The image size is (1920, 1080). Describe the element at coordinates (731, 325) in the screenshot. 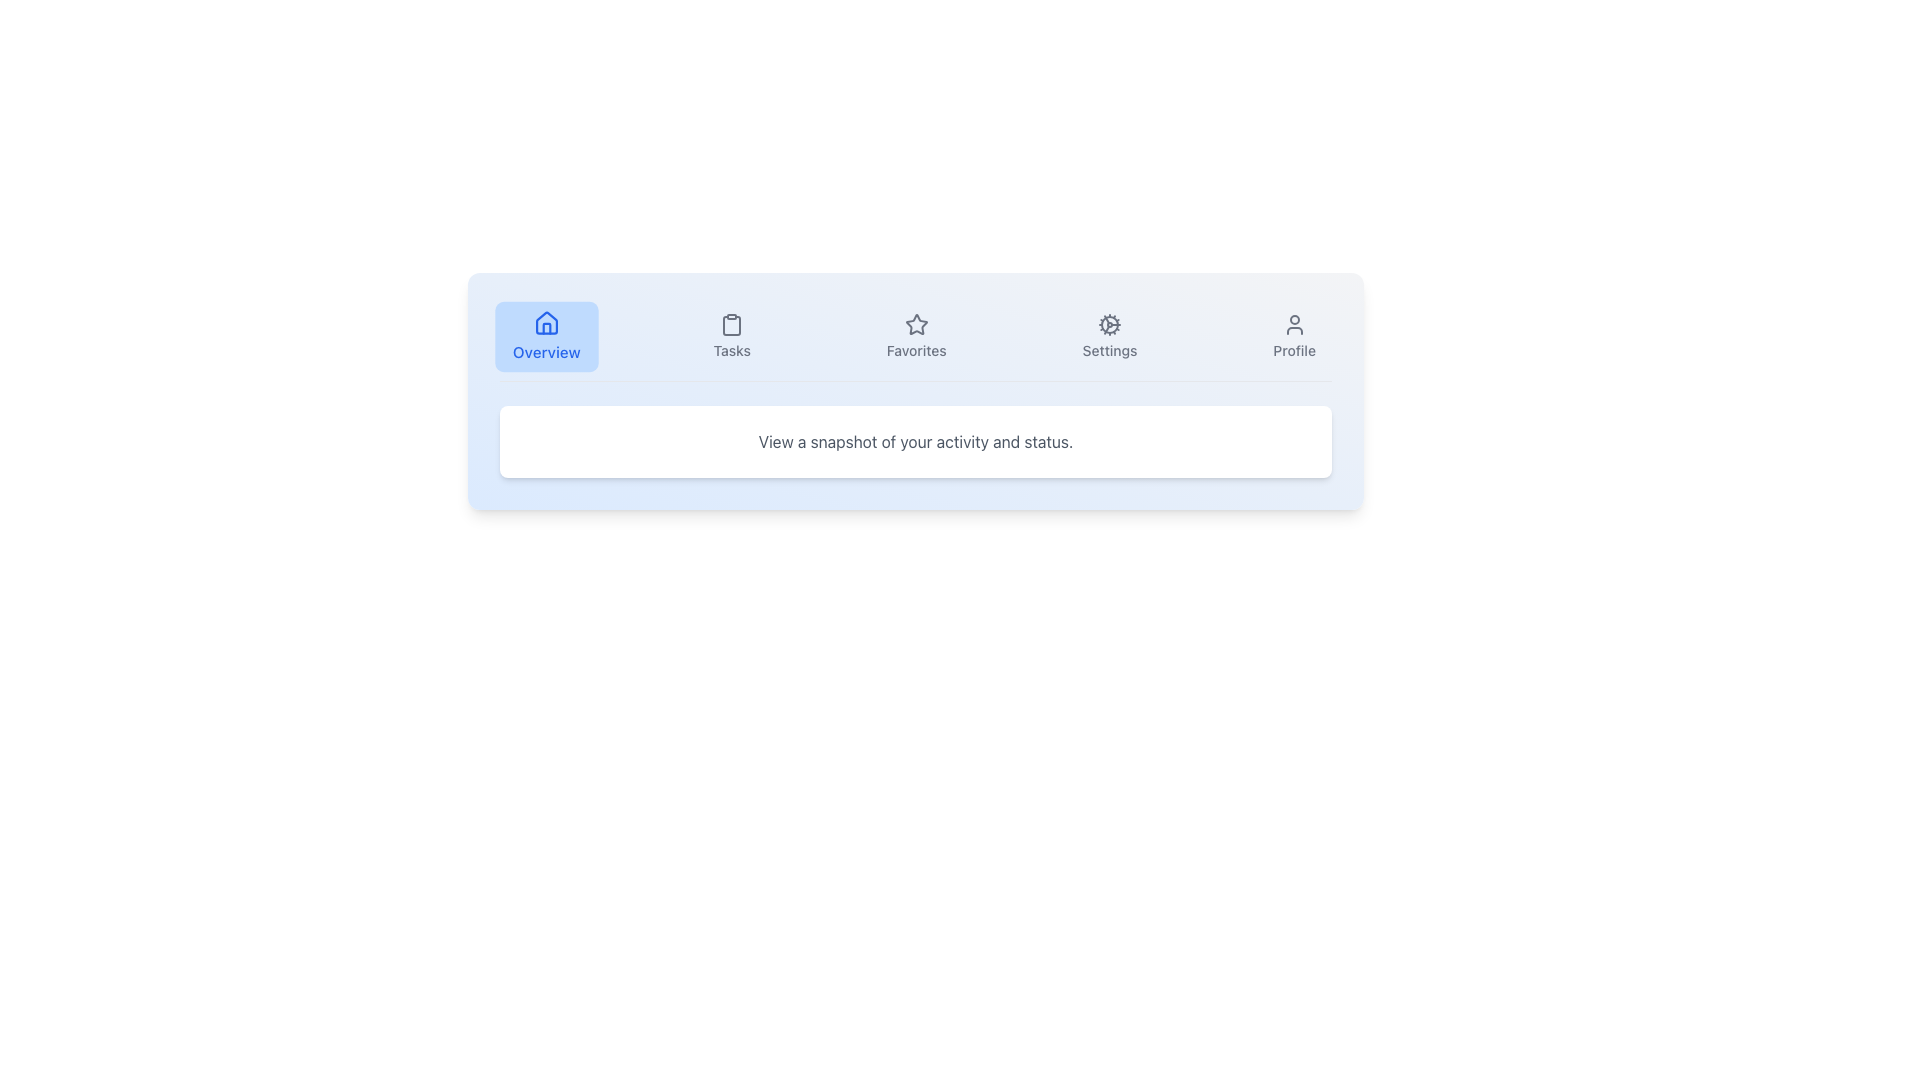

I see `the second icon` at that location.